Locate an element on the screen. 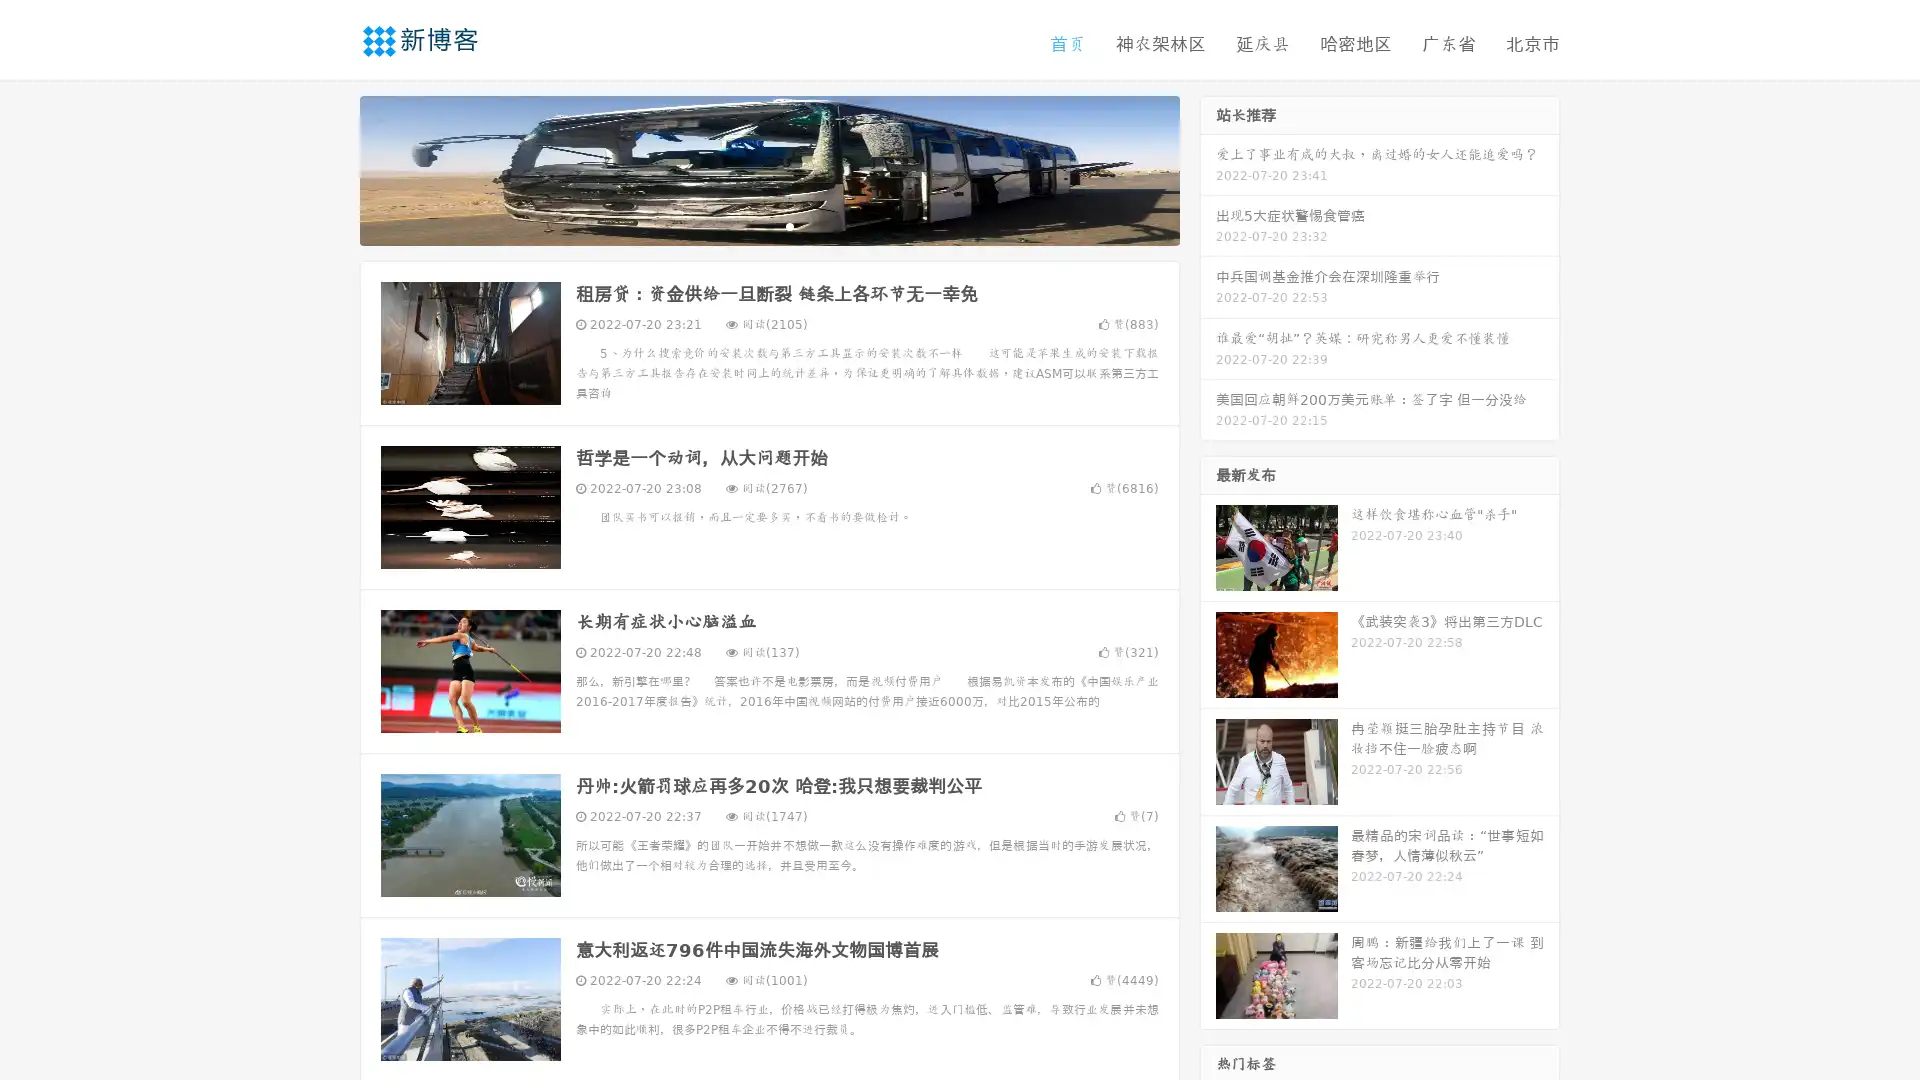 Image resolution: width=1920 pixels, height=1080 pixels. Go to slide 3 is located at coordinates (789, 225).